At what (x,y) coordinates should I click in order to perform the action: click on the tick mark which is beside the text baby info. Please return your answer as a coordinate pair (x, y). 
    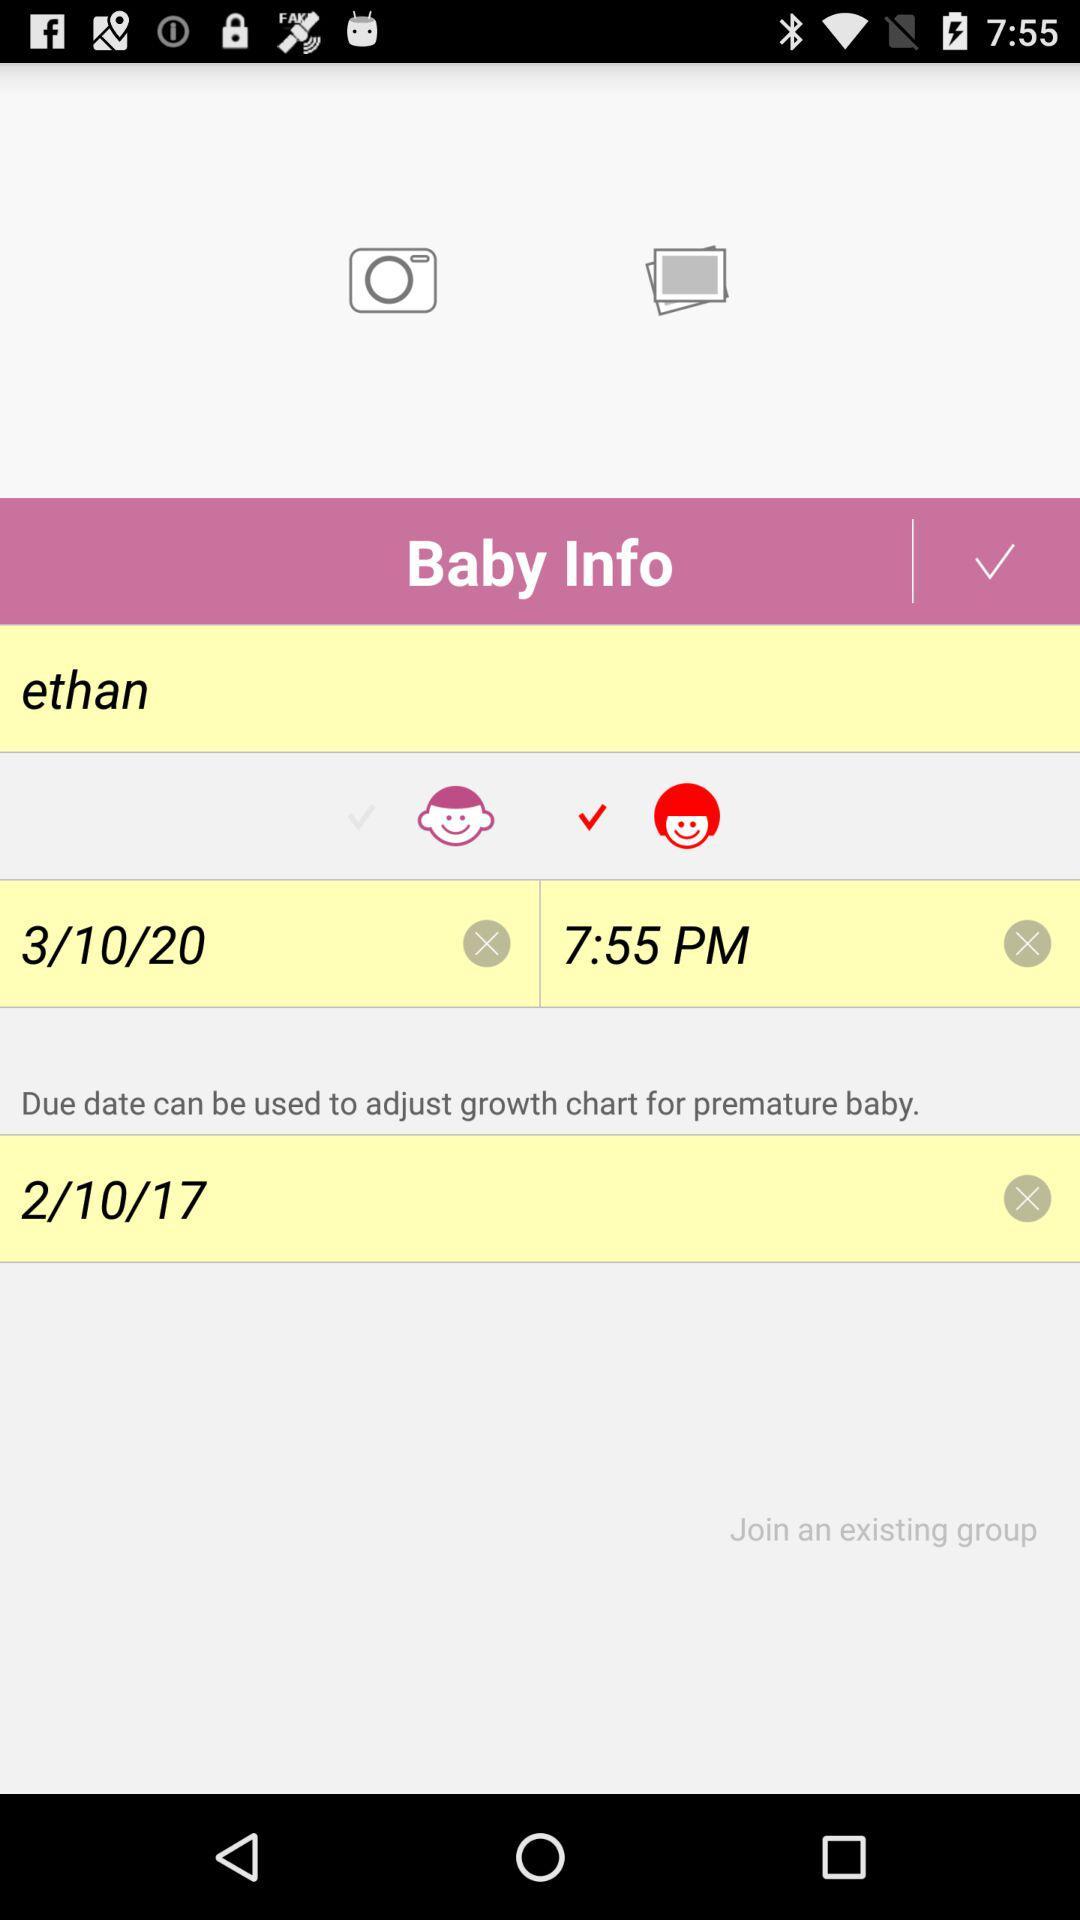
    Looking at the image, I should click on (995, 560).